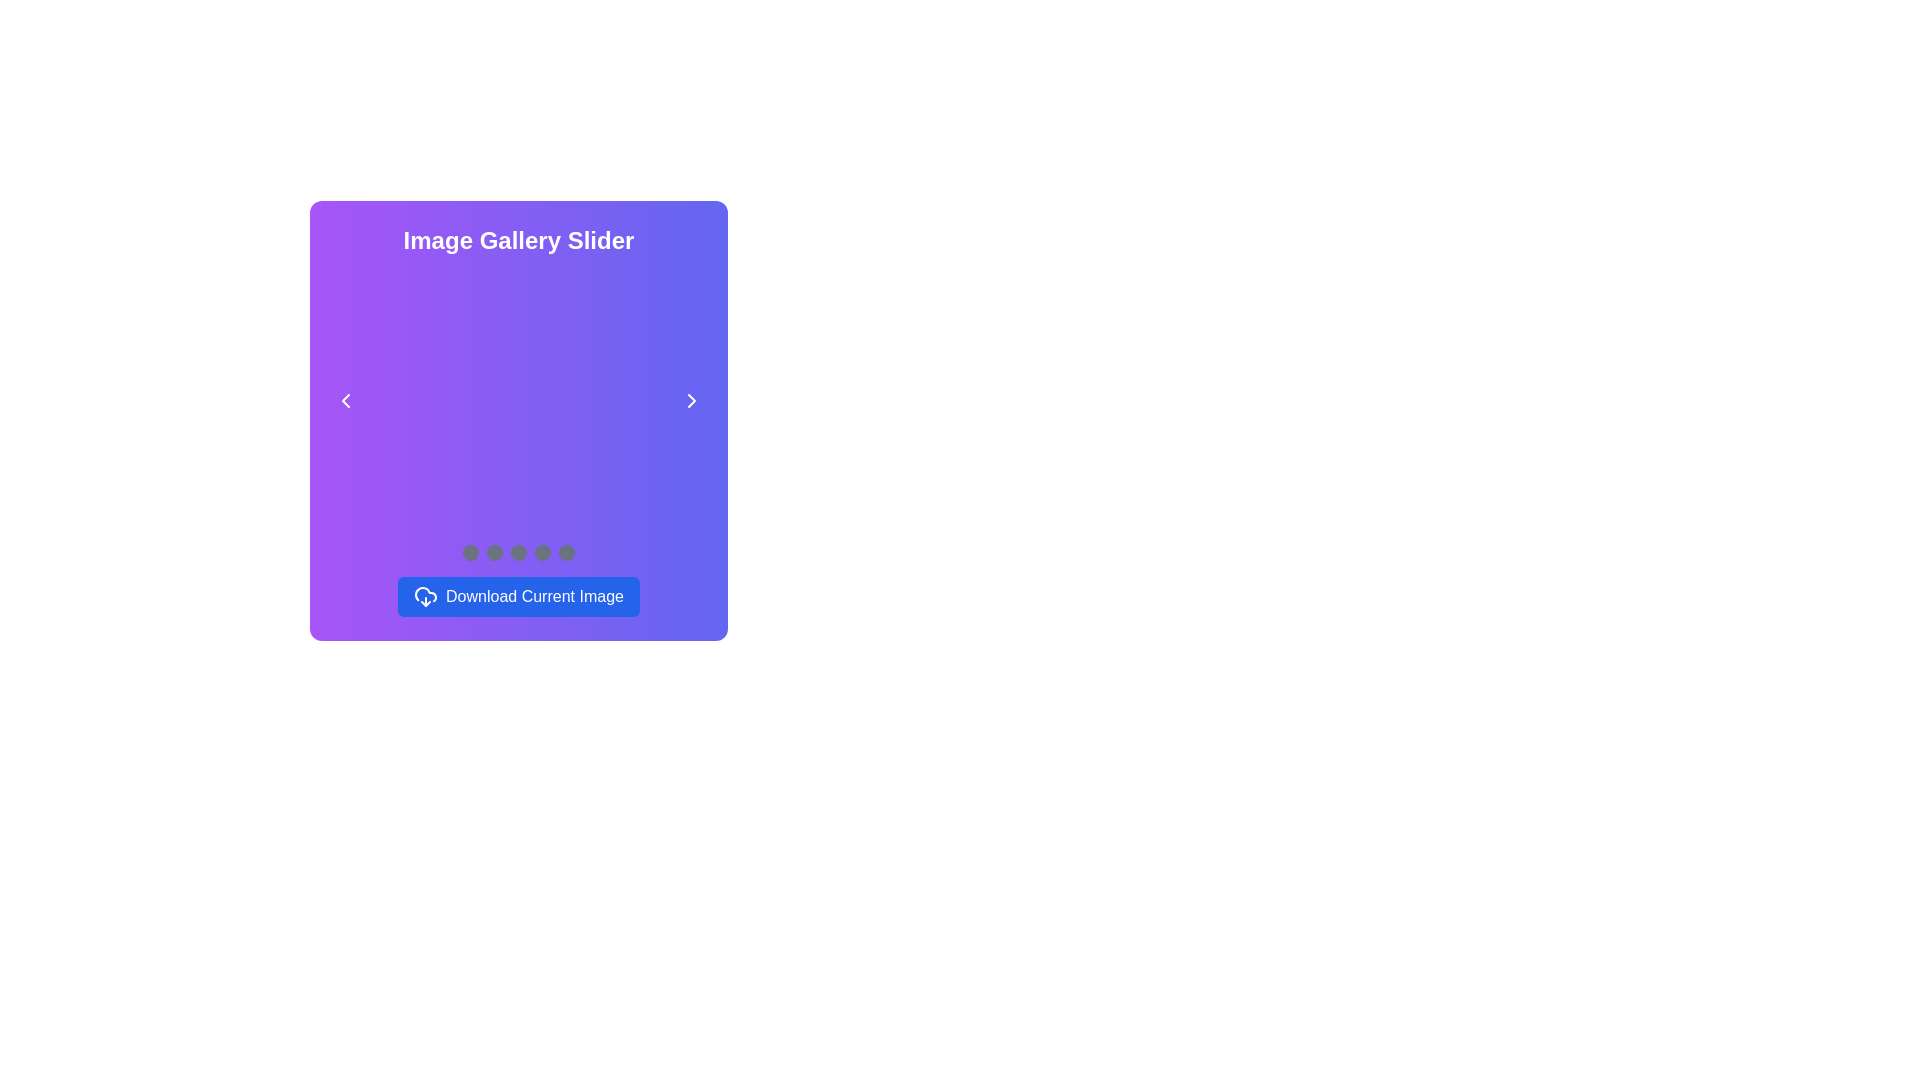 Image resolution: width=1920 pixels, height=1080 pixels. What do you see at coordinates (425, 593) in the screenshot?
I see `graphical cloud icon located adjacent to the 'Download Current Image' button for design details` at bounding box center [425, 593].